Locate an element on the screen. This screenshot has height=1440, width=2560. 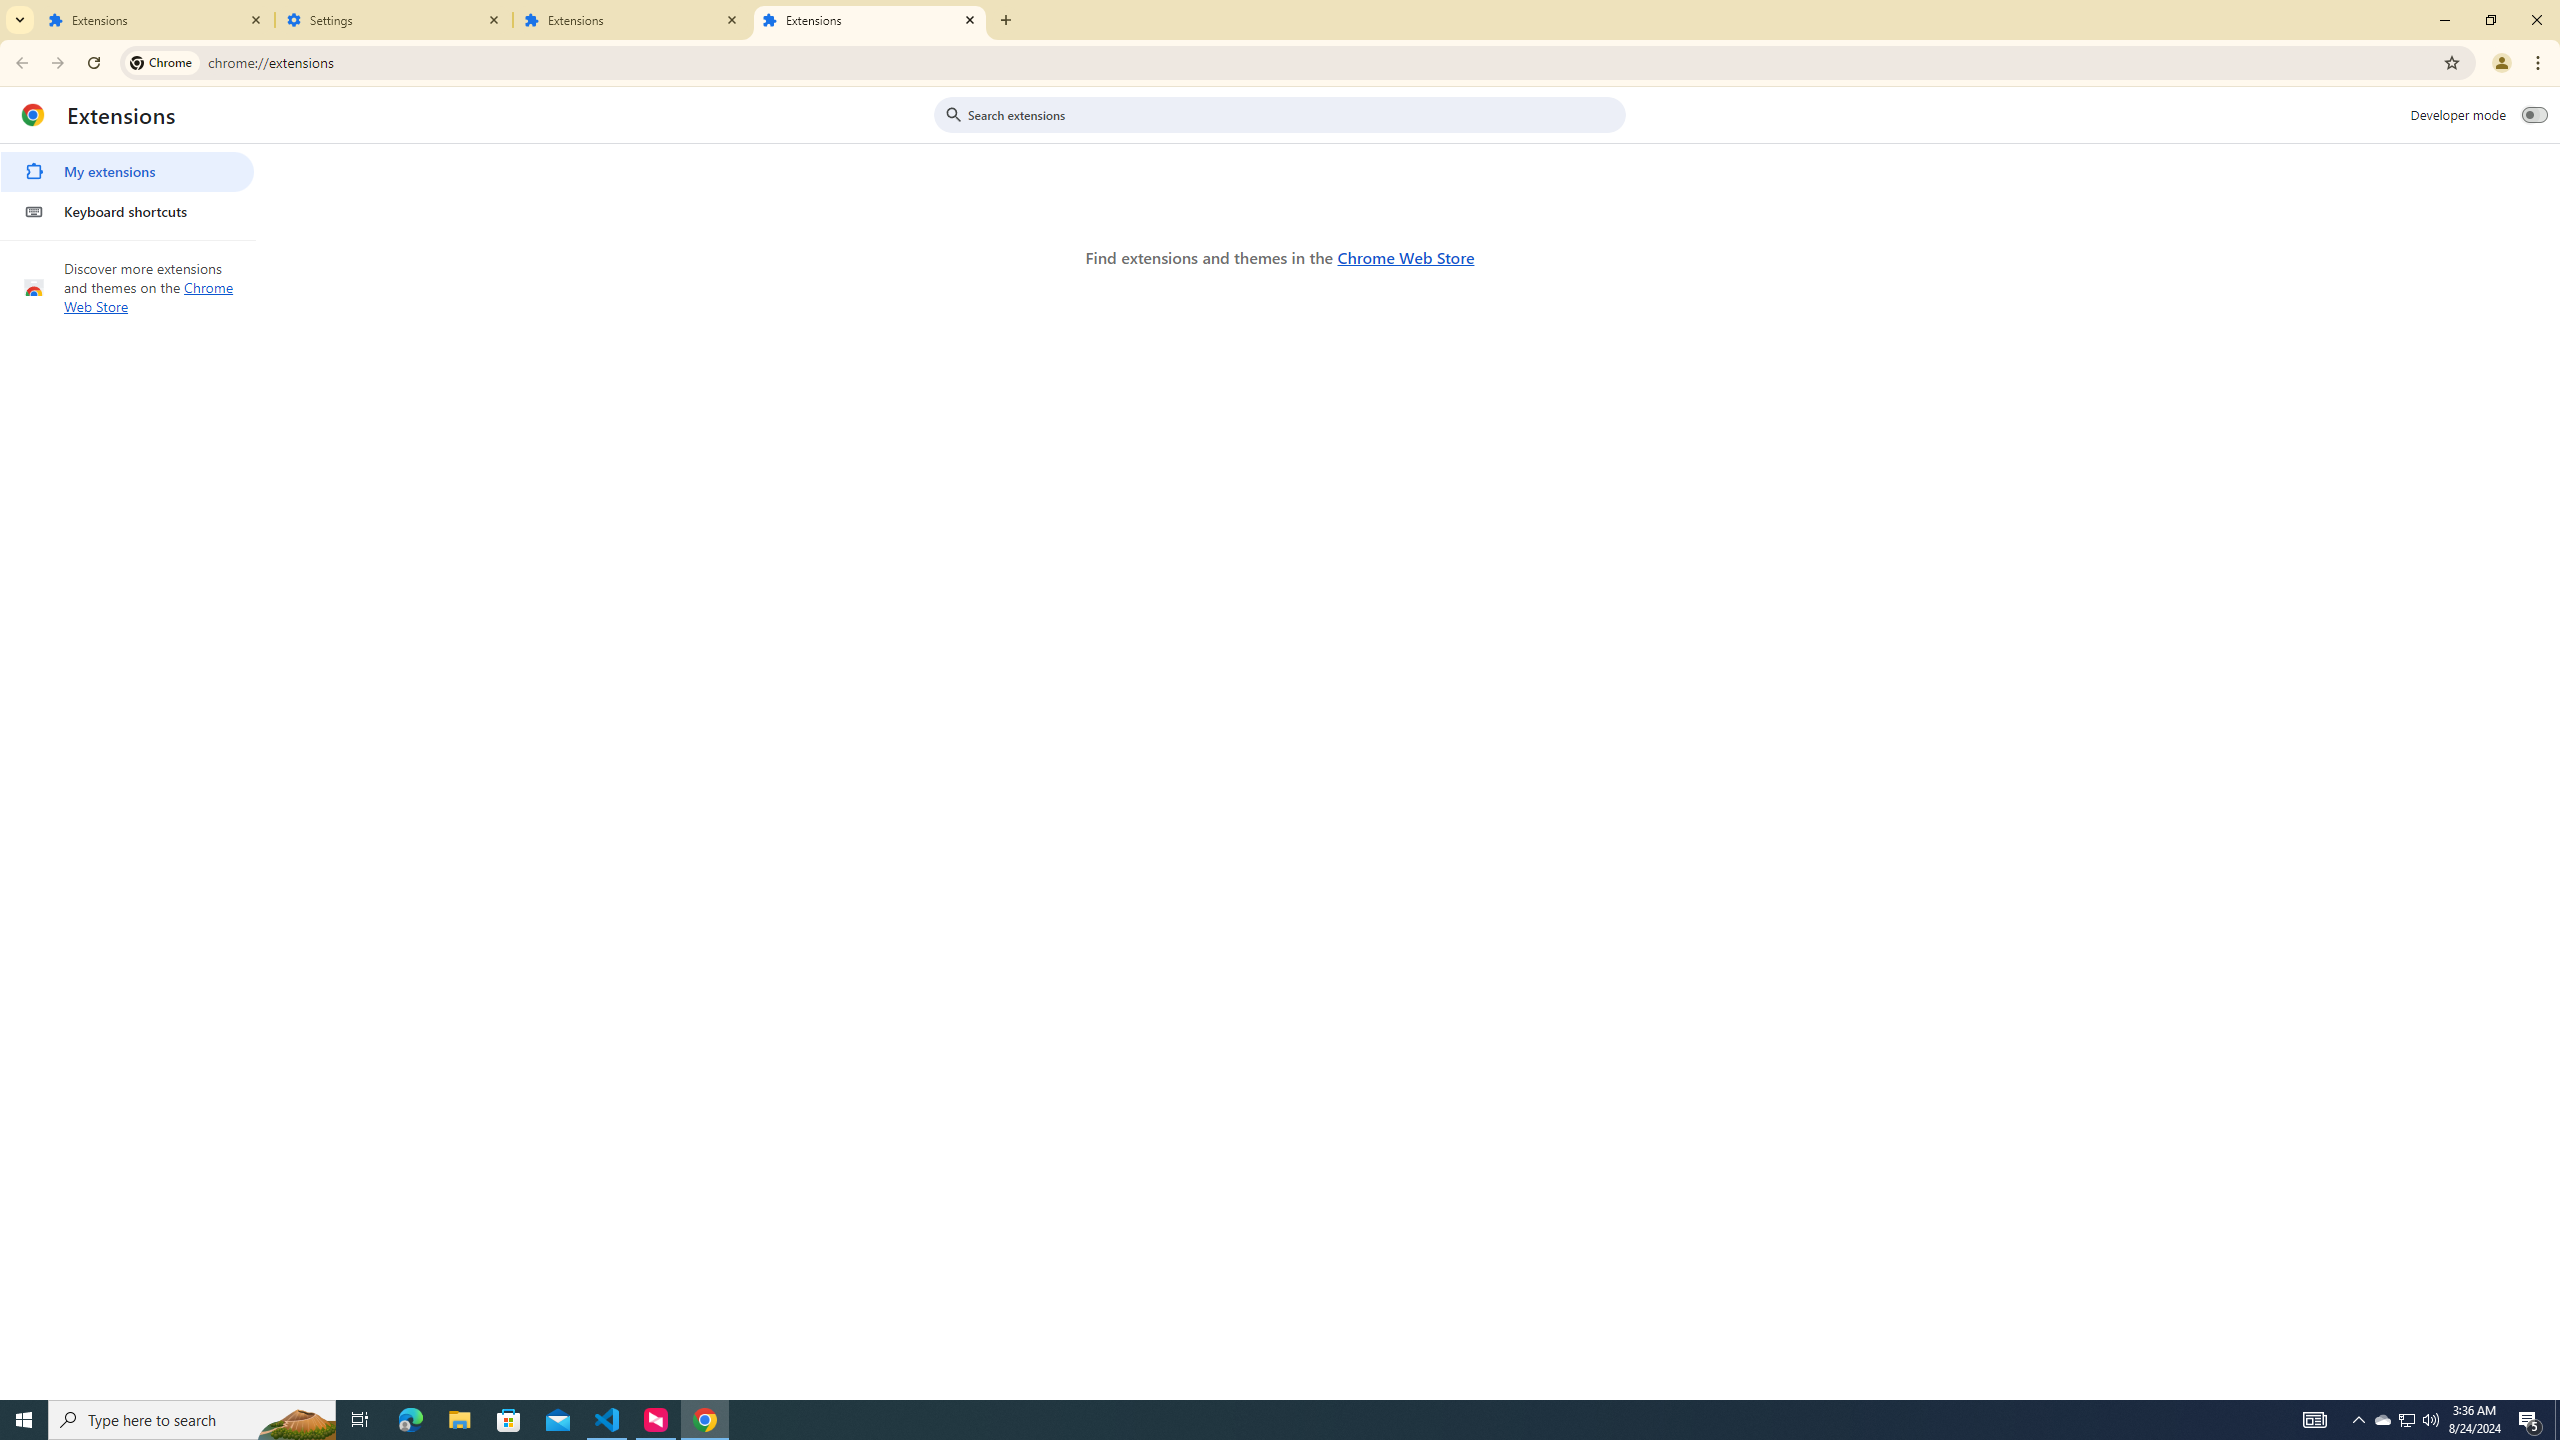
'Settings' is located at coordinates (394, 19).